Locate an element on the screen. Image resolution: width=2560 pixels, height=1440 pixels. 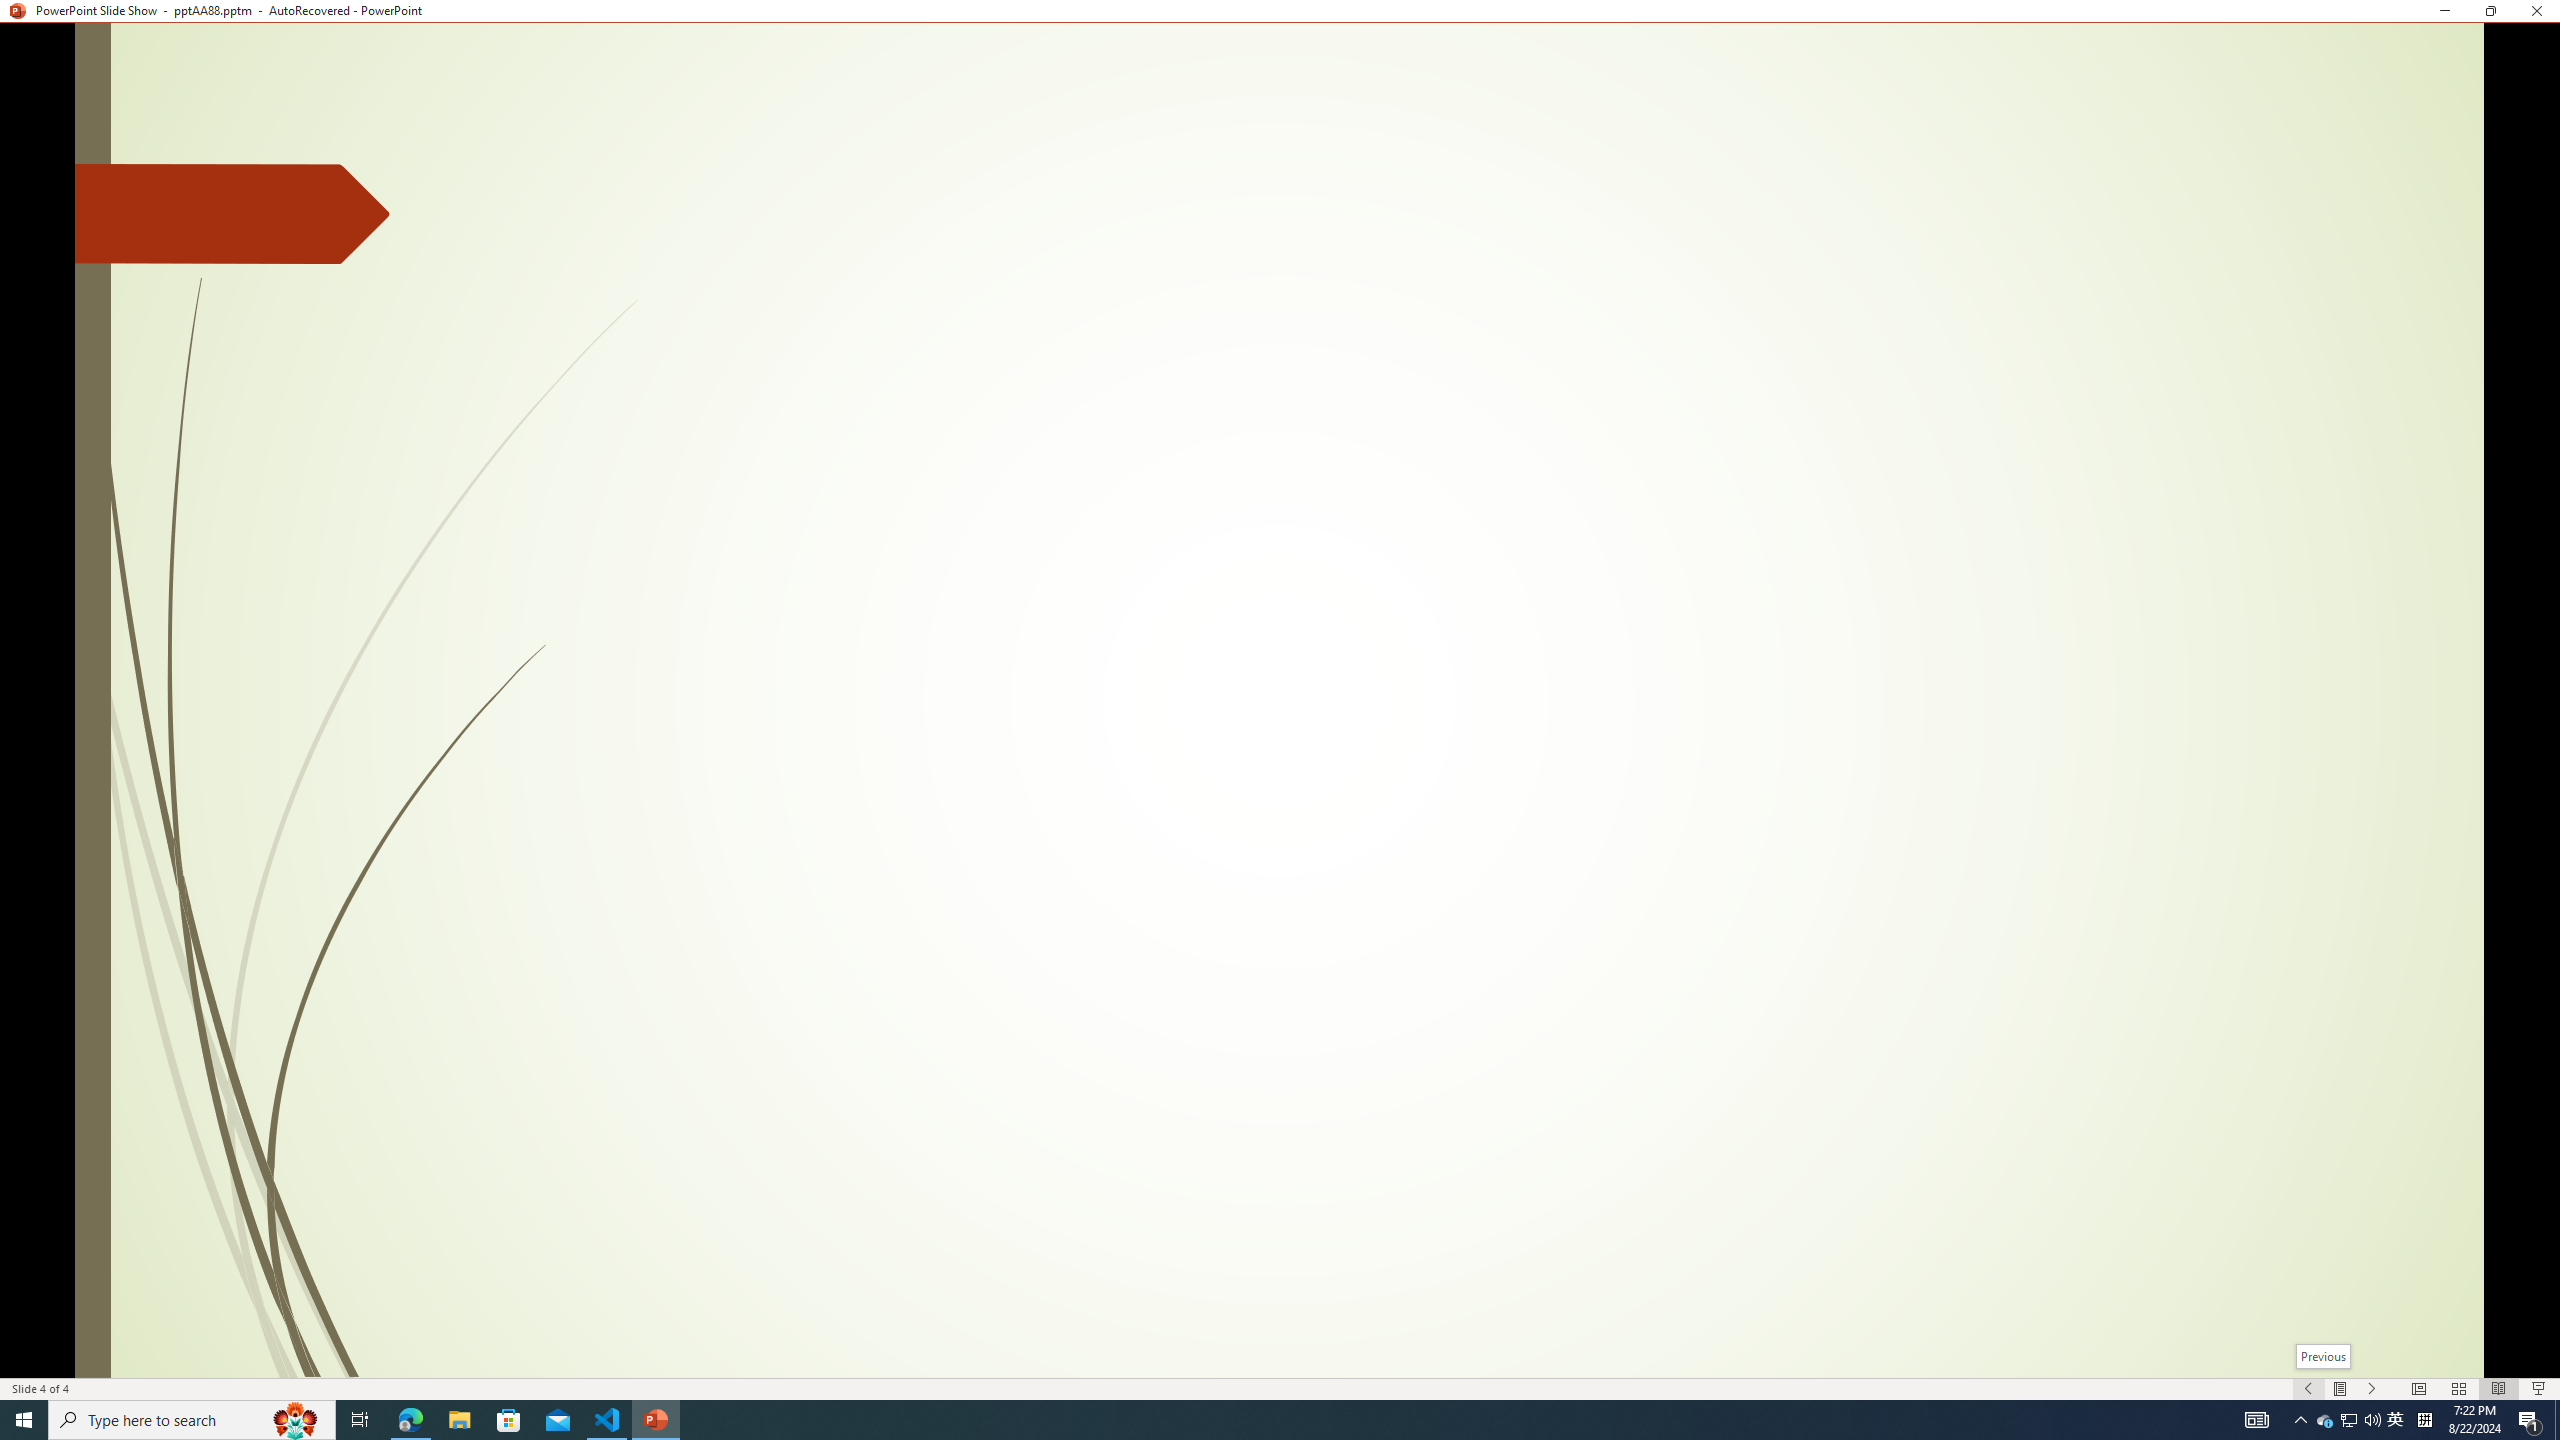
'Slide Show Previous On' is located at coordinates (2308, 1389).